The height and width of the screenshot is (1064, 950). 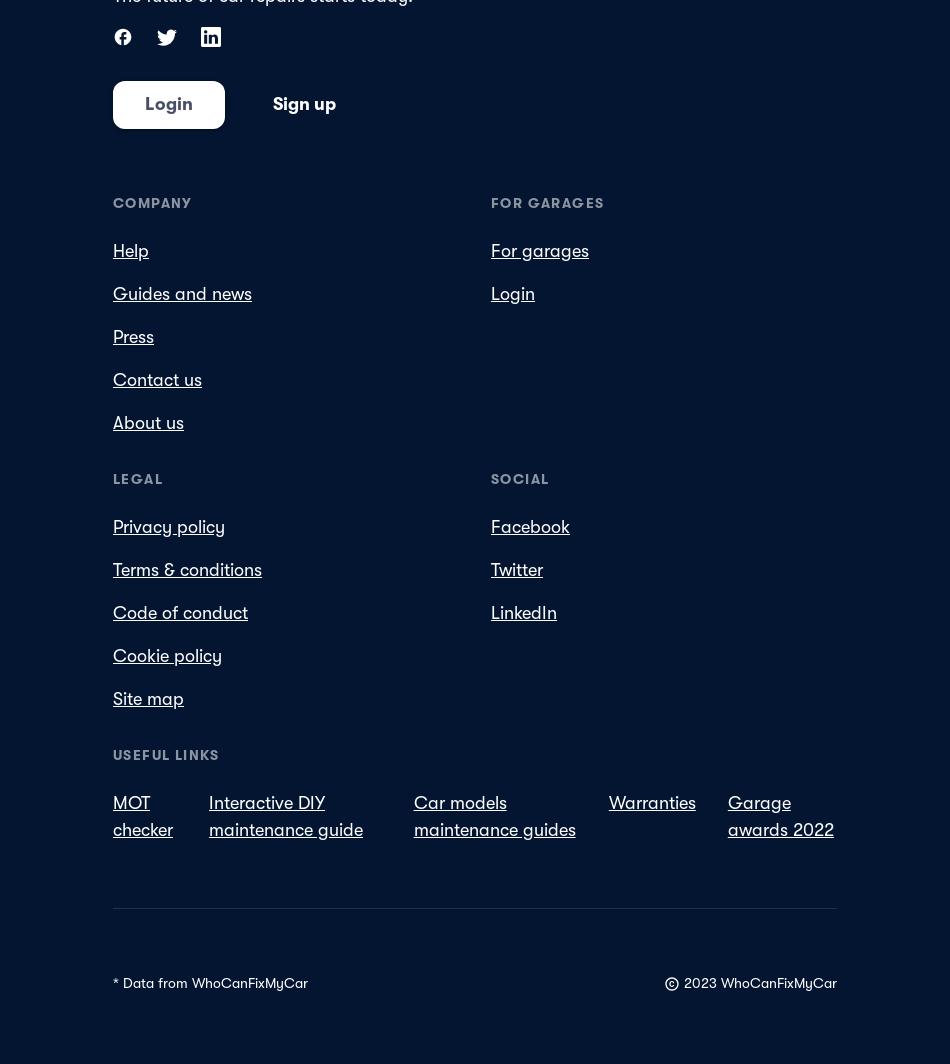 What do you see at coordinates (131, 250) in the screenshot?
I see `'Help'` at bounding box center [131, 250].